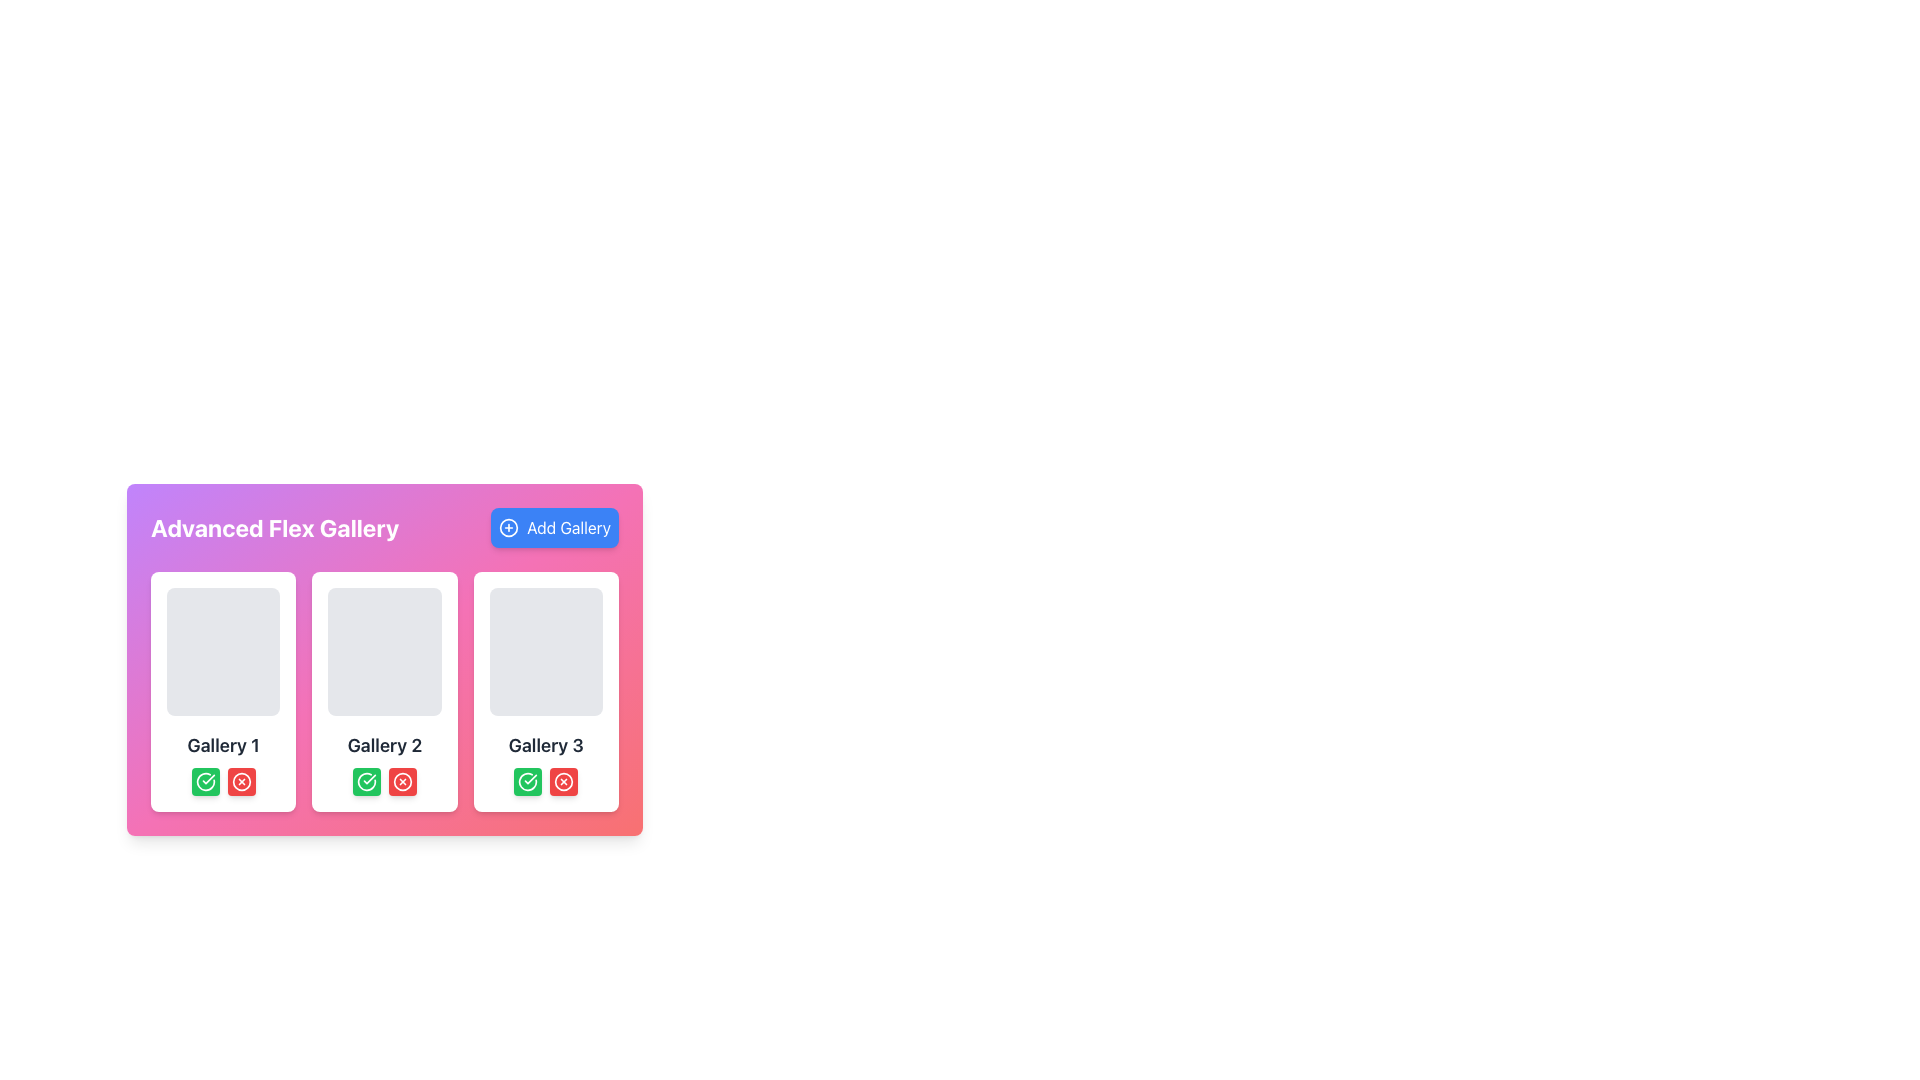 This screenshot has width=1920, height=1080. I want to click on the group of two buttons styled as a clickable button cluster, with the left button being green with a check icon and the right button being red with a cross icon, located under the 'Gallery 1' heading in the 'Advanced Flex Gallery', so click(223, 781).